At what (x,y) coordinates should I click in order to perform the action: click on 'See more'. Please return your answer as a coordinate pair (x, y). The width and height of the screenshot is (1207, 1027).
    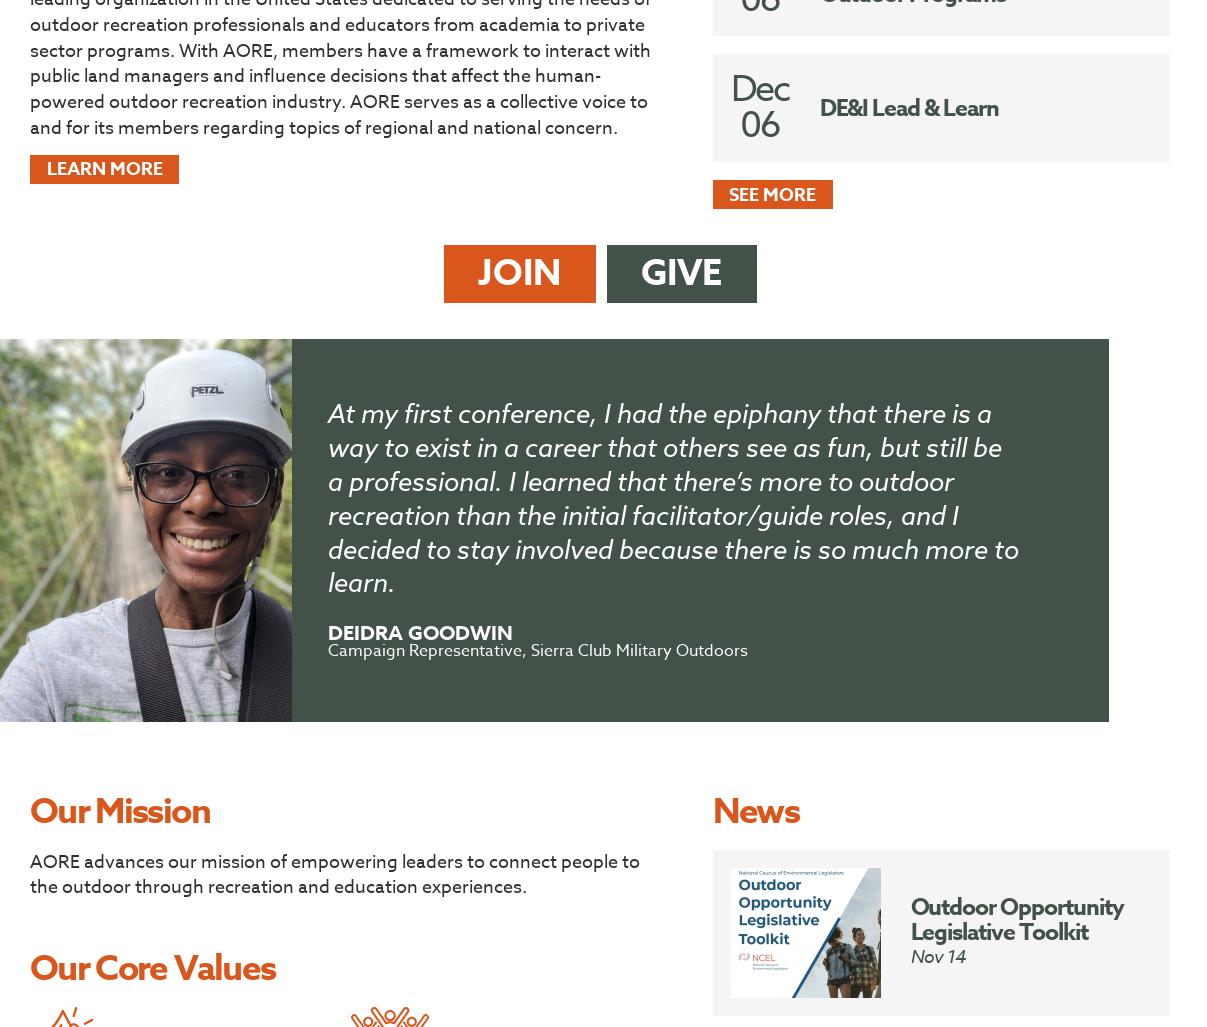
    Looking at the image, I should click on (729, 193).